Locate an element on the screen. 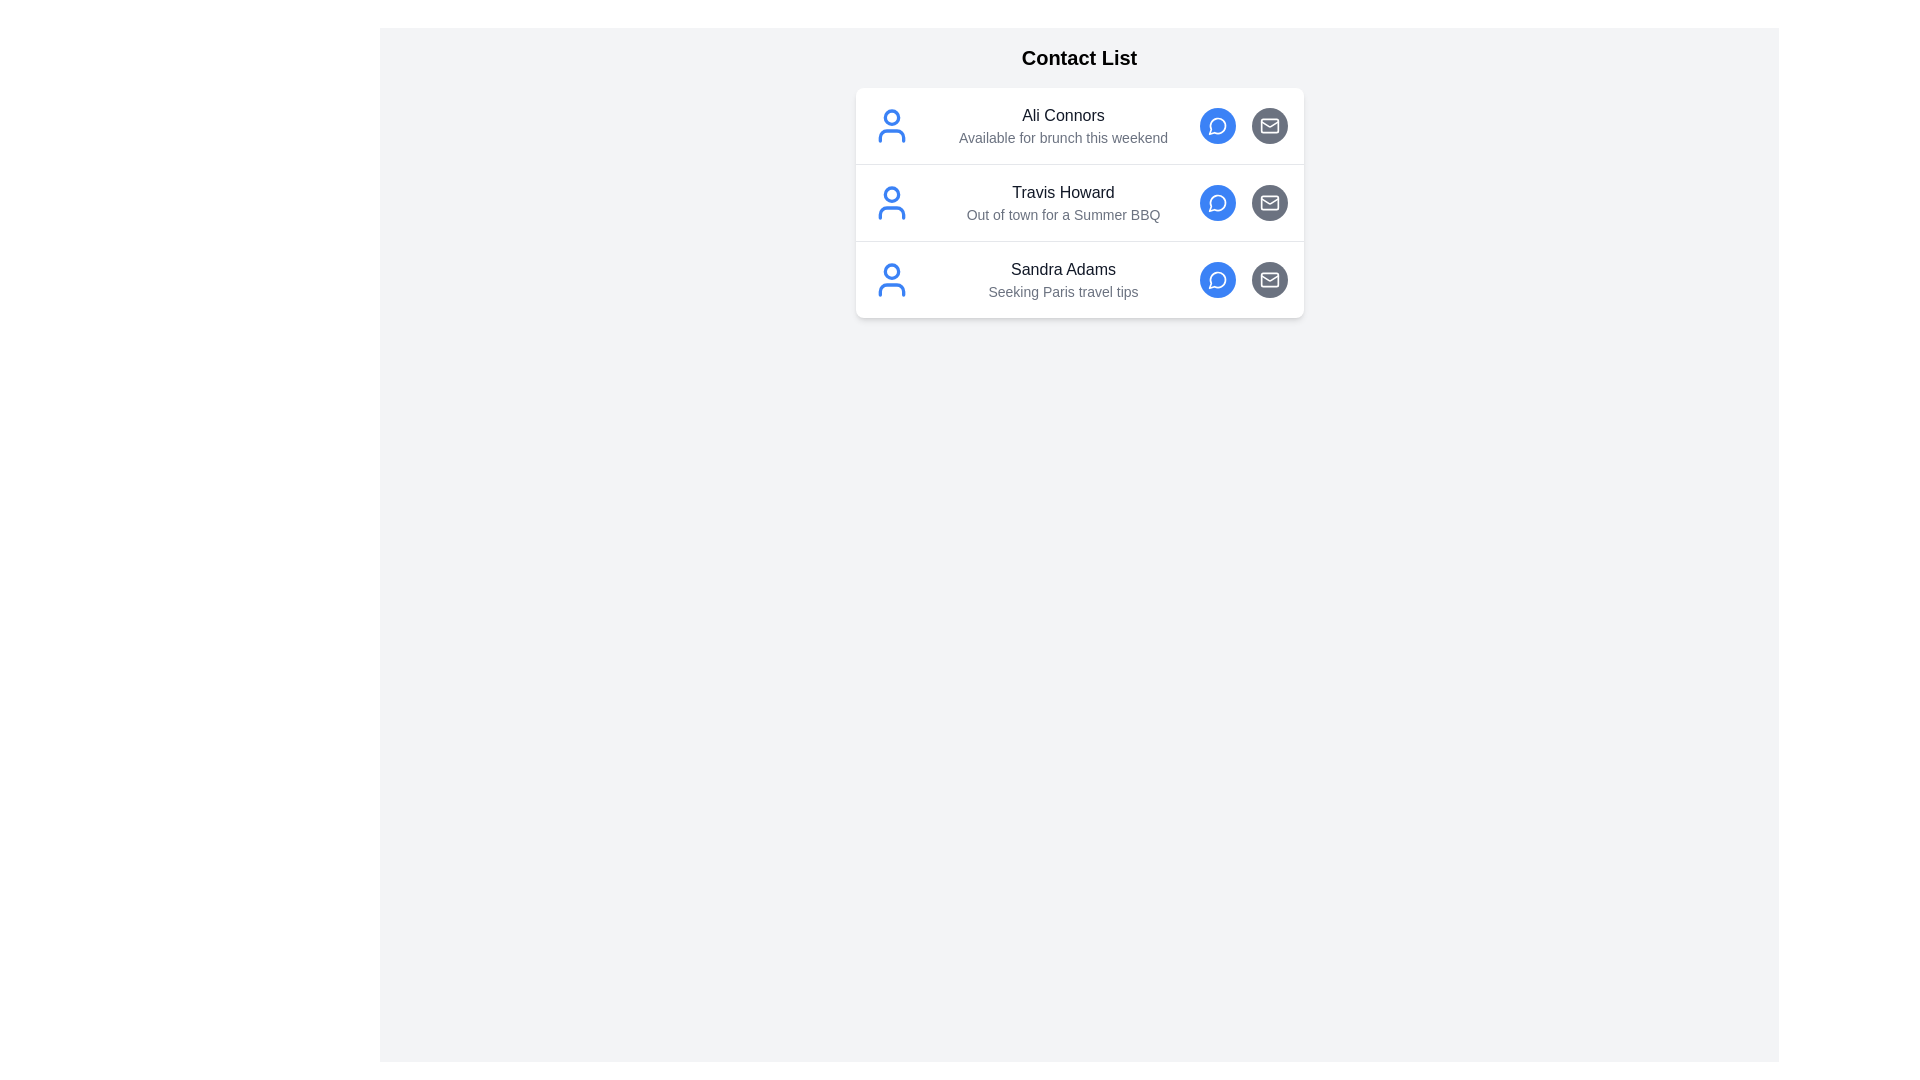  the user profile vector icon, which is a blue outline of a person's head and shoulders, located to the left of the text 'Travis Howard' in the contact list is located at coordinates (890, 203).